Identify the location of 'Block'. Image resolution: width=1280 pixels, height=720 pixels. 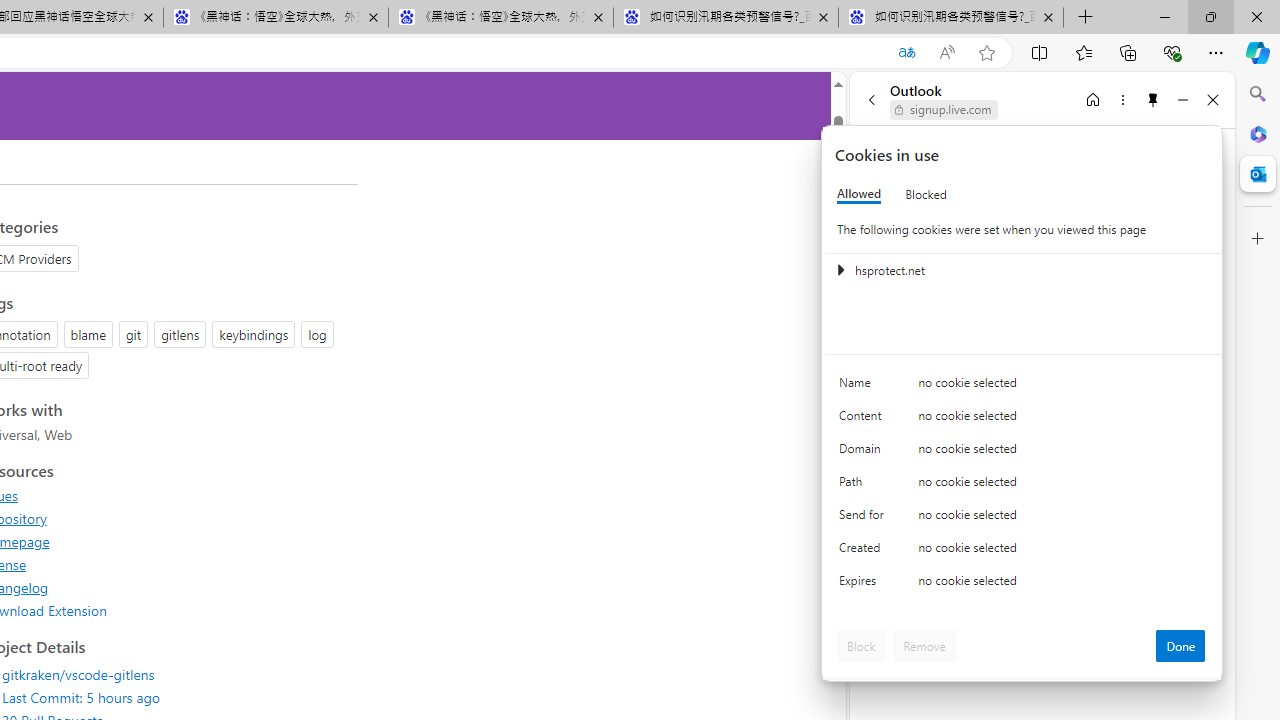
(861, 645).